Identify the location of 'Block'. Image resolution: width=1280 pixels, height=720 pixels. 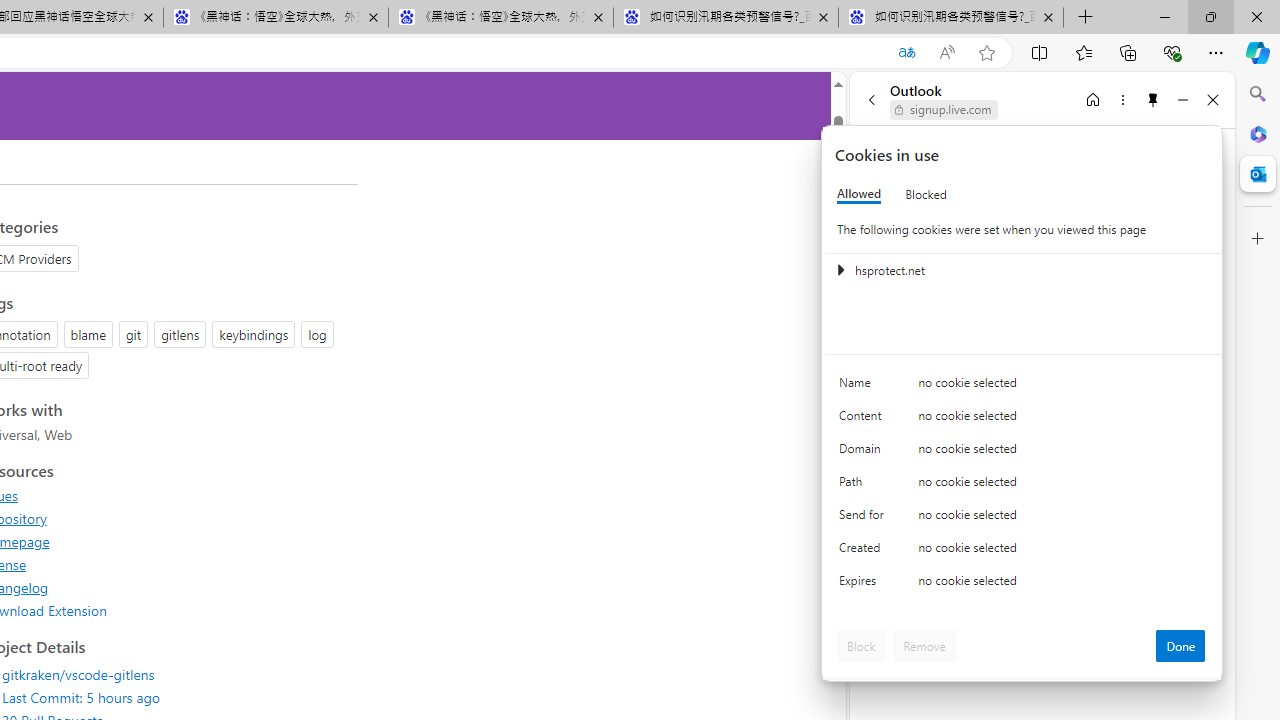
(861, 645).